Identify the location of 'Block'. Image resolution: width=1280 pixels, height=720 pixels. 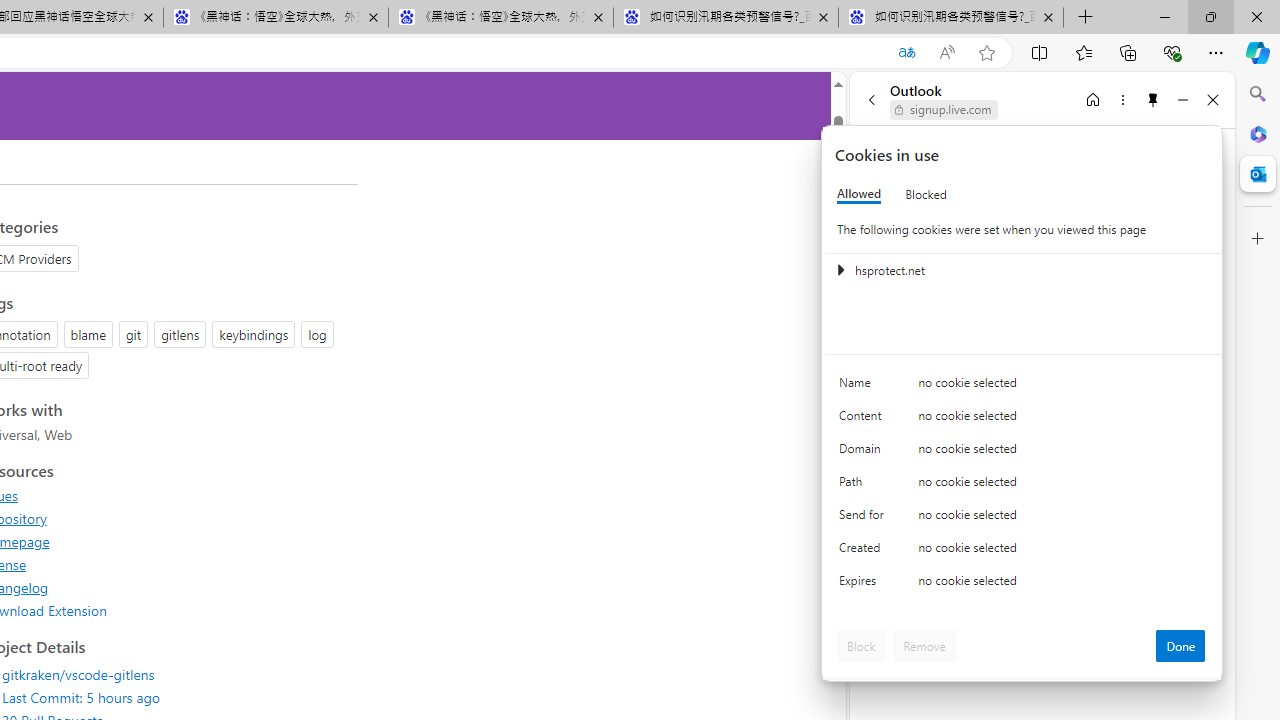
(861, 645).